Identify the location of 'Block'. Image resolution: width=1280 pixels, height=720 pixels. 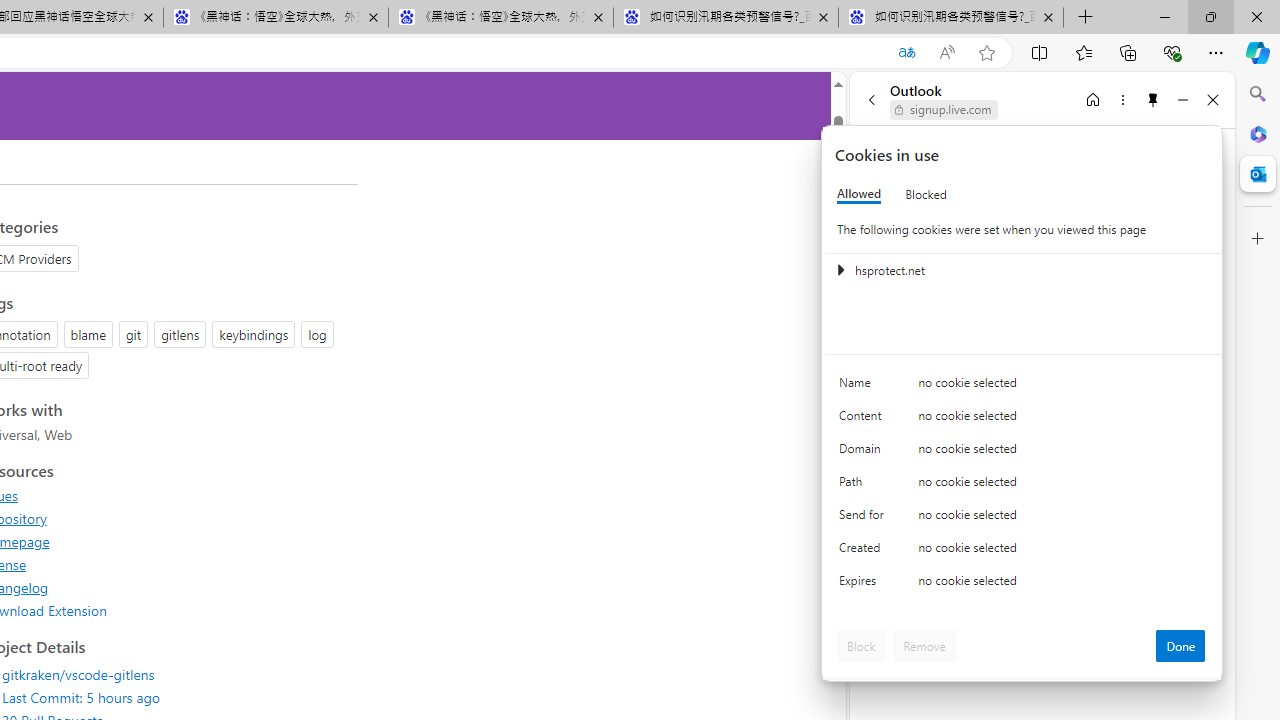
(861, 645).